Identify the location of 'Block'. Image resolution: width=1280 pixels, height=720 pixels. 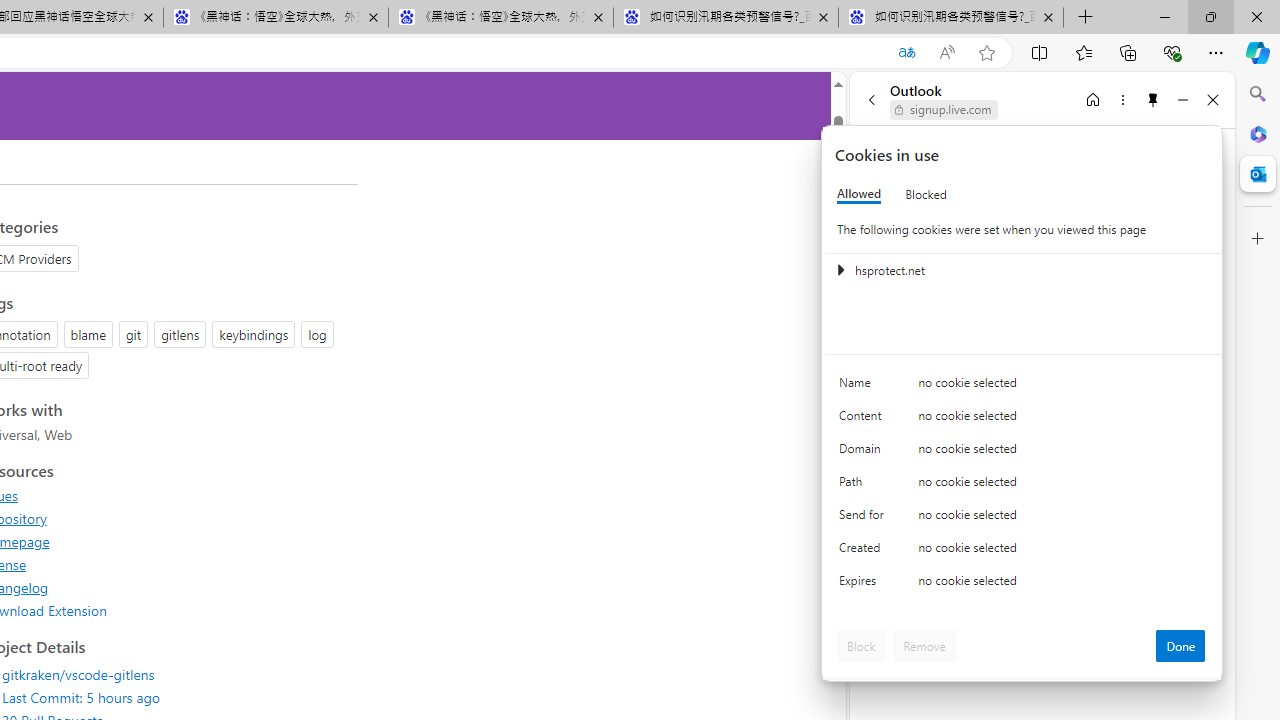
(861, 645).